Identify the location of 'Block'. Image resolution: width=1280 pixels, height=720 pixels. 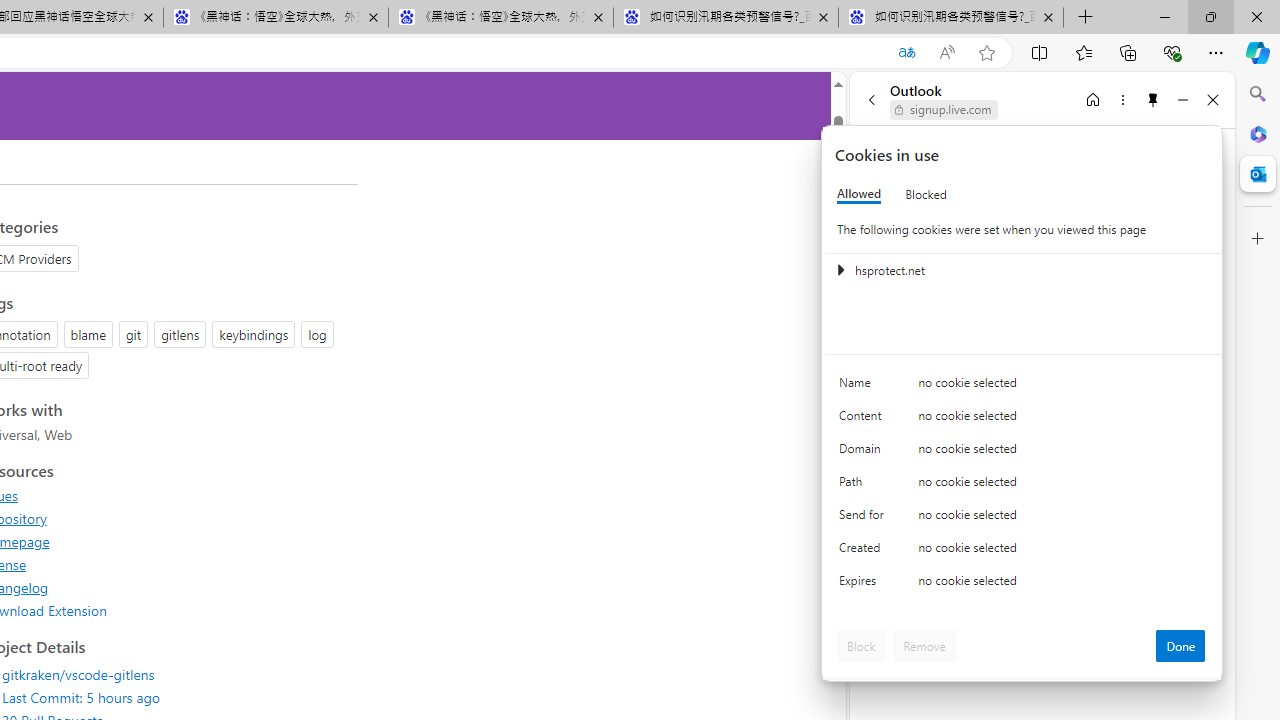
(861, 645).